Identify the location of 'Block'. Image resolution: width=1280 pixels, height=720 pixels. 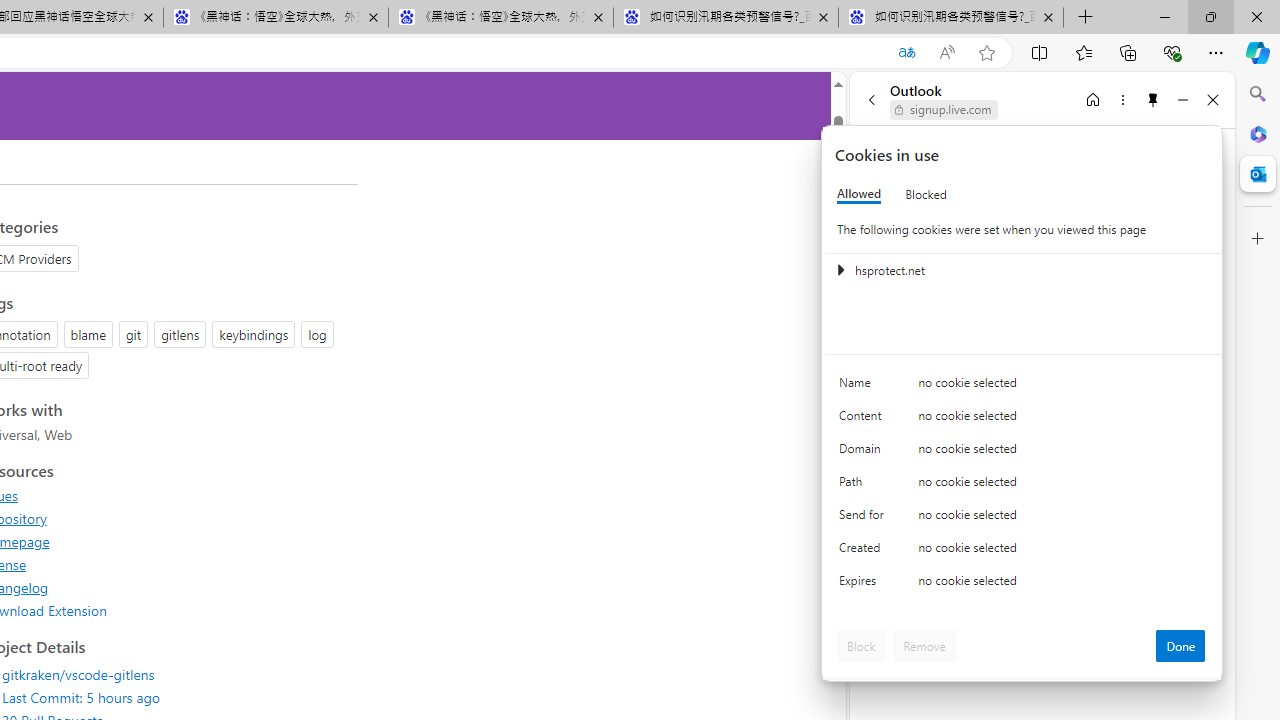
(861, 645).